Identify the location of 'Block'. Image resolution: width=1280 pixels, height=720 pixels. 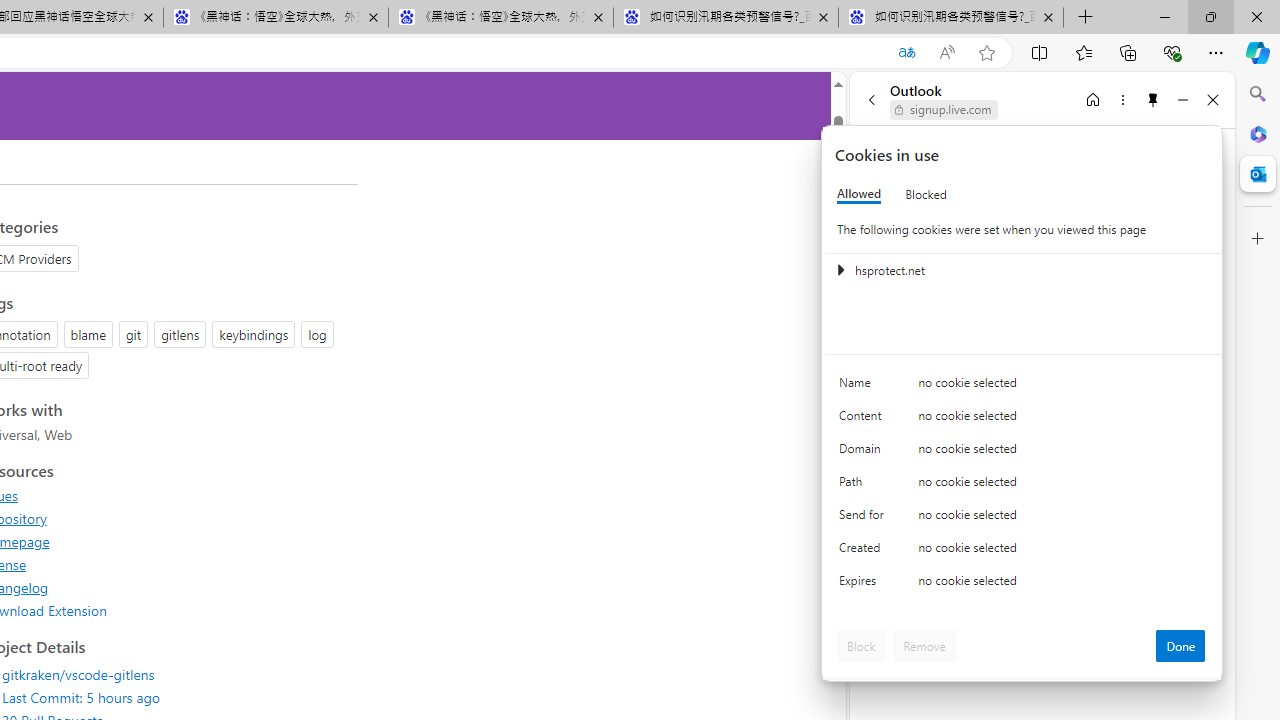
(861, 645).